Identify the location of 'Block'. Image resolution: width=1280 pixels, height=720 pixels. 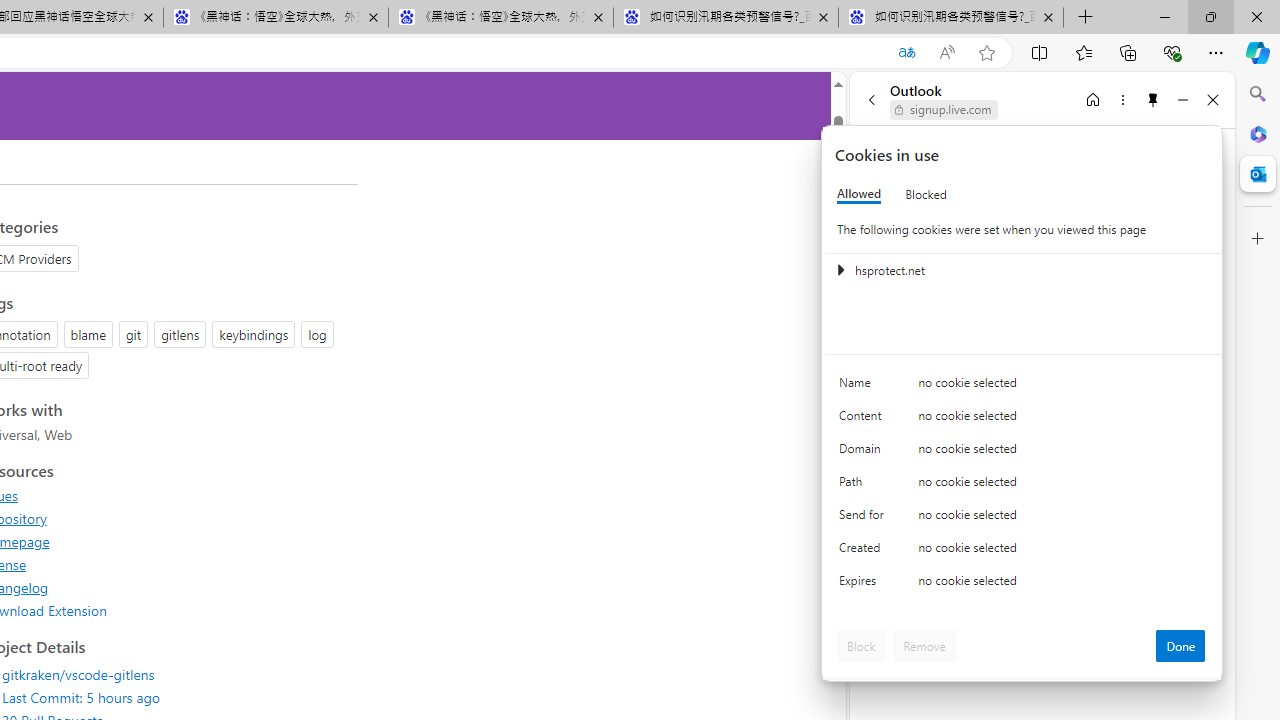
(861, 645).